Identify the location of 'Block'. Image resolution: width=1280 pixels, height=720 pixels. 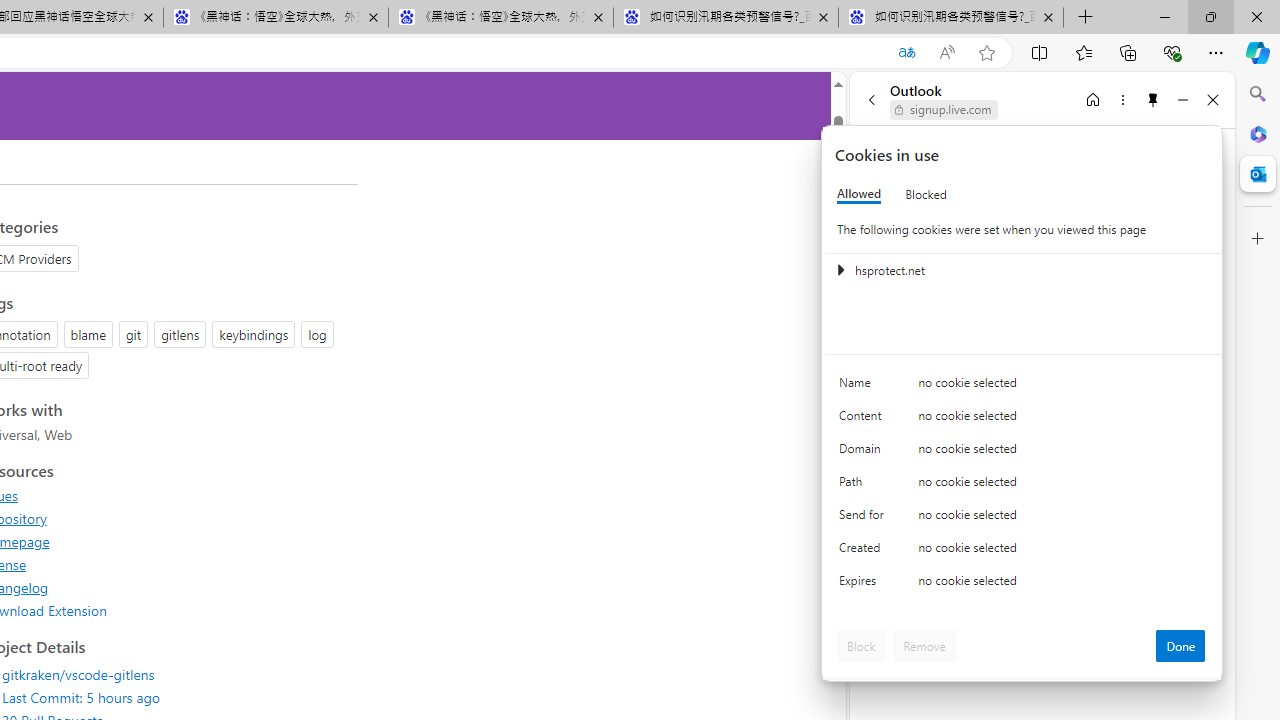
(861, 645).